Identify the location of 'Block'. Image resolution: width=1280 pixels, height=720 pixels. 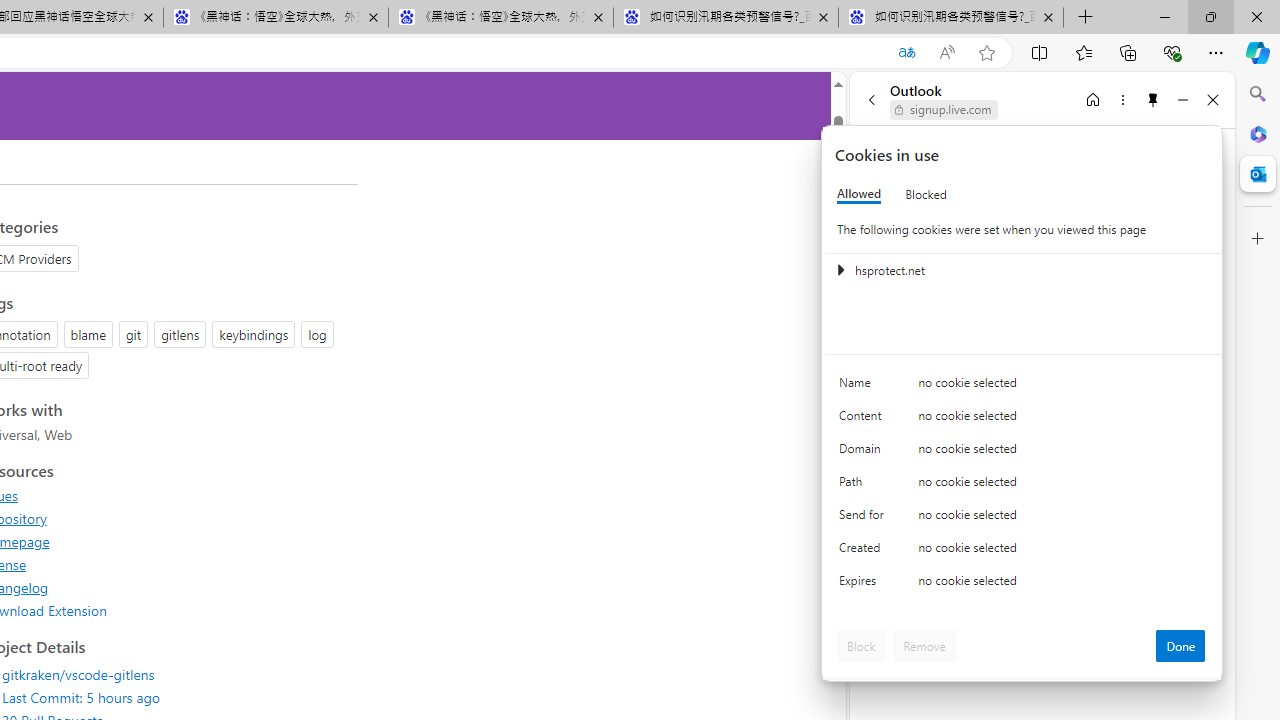
(861, 645).